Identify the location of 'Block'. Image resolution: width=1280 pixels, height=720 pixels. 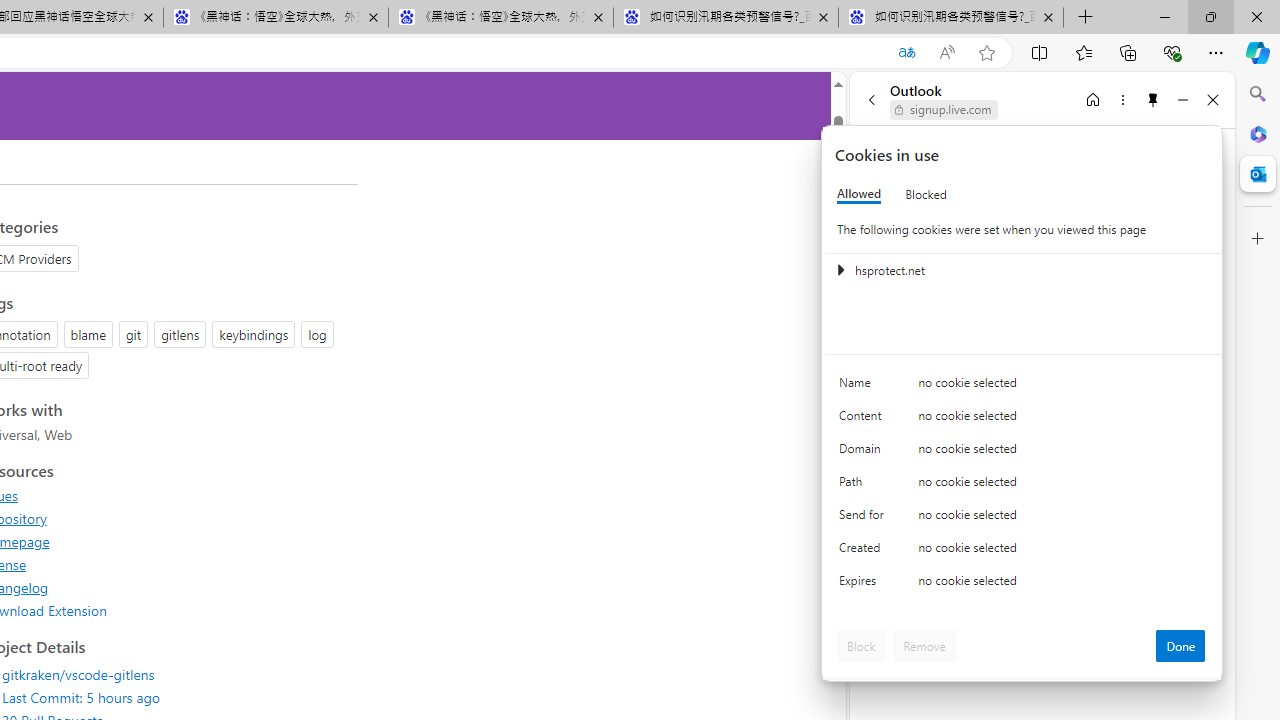
(861, 645).